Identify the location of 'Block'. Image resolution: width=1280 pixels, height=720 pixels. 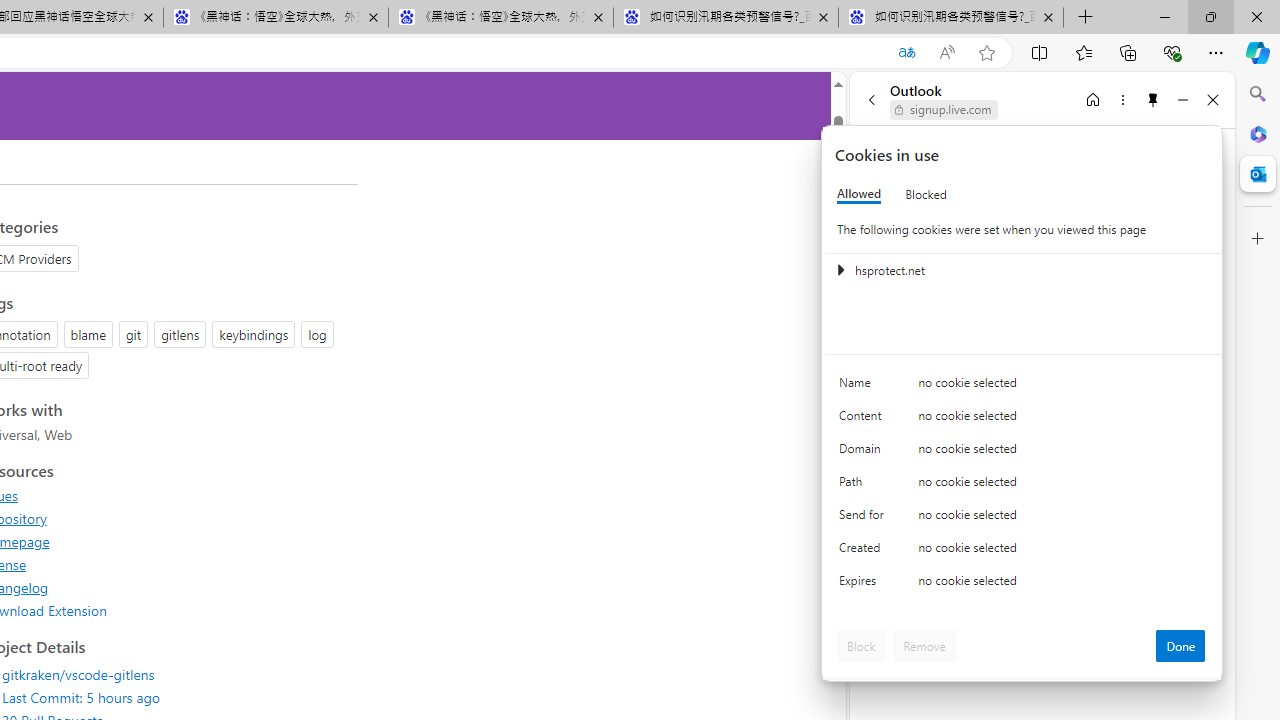
(861, 645).